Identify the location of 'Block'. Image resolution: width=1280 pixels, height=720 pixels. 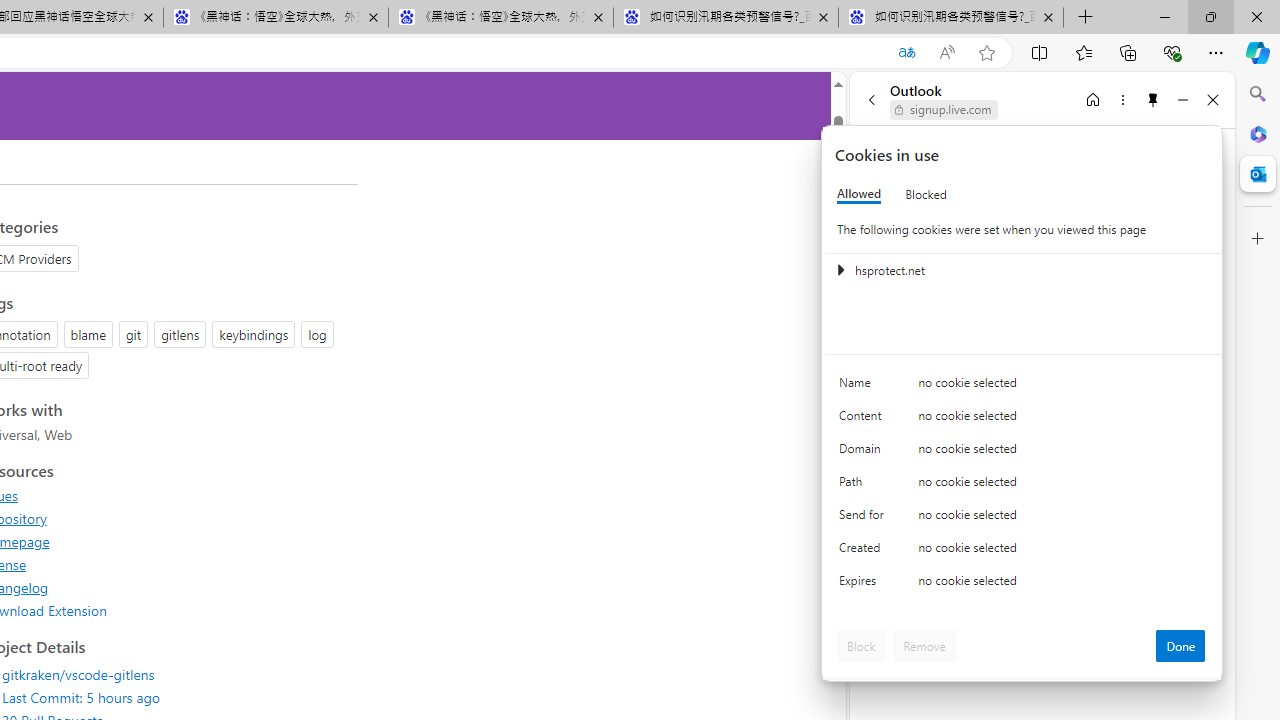
(861, 645).